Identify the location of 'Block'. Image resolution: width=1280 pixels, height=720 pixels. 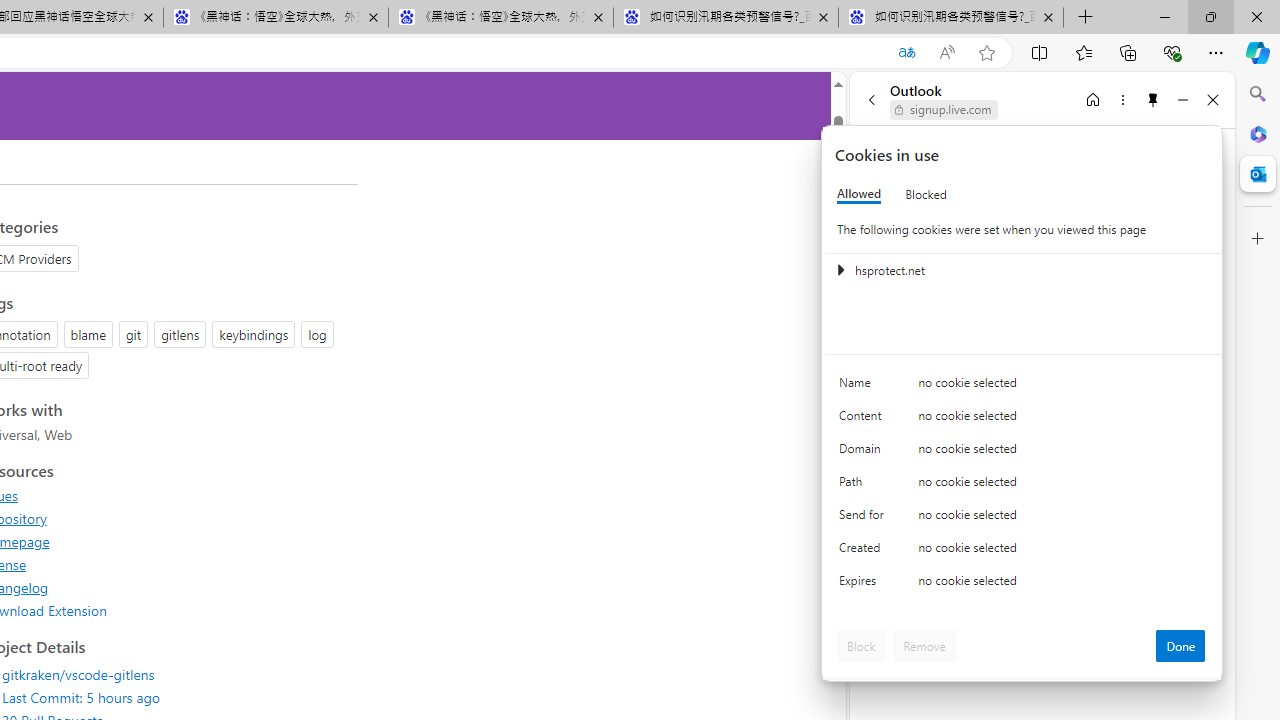
(861, 645).